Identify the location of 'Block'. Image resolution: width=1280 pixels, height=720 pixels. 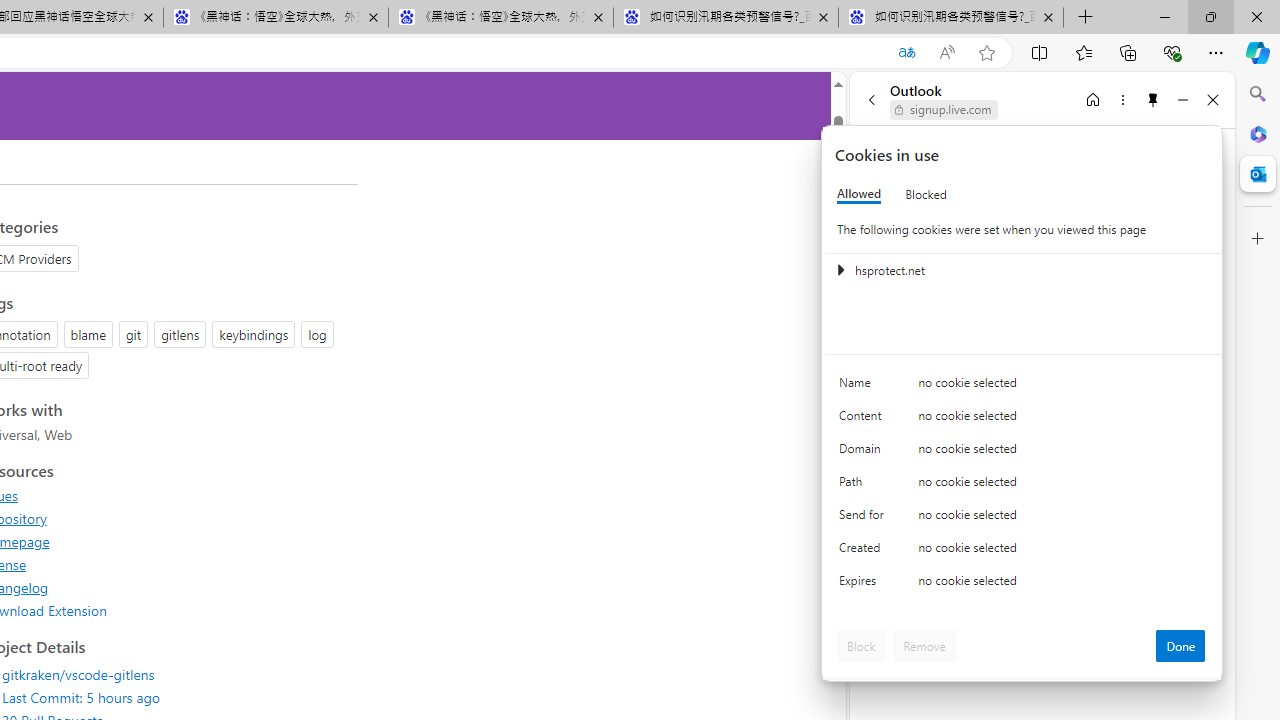
(861, 645).